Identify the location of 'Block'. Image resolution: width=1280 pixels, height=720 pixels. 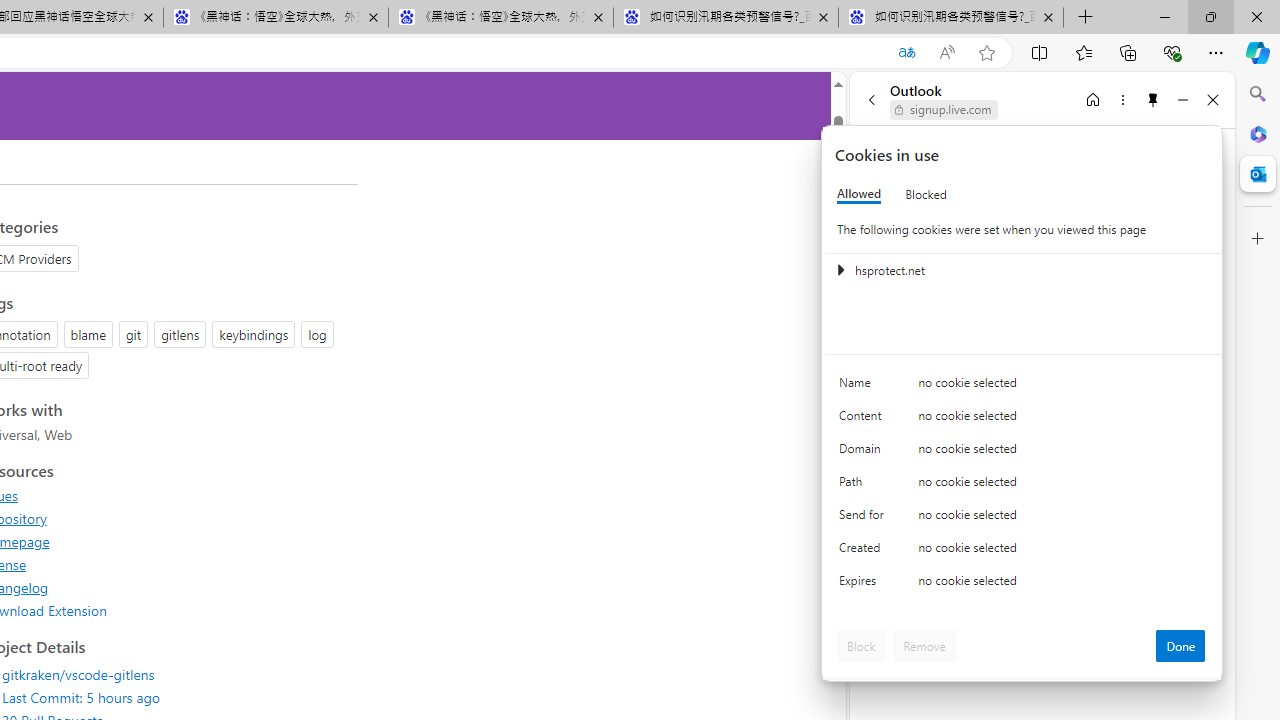
(861, 645).